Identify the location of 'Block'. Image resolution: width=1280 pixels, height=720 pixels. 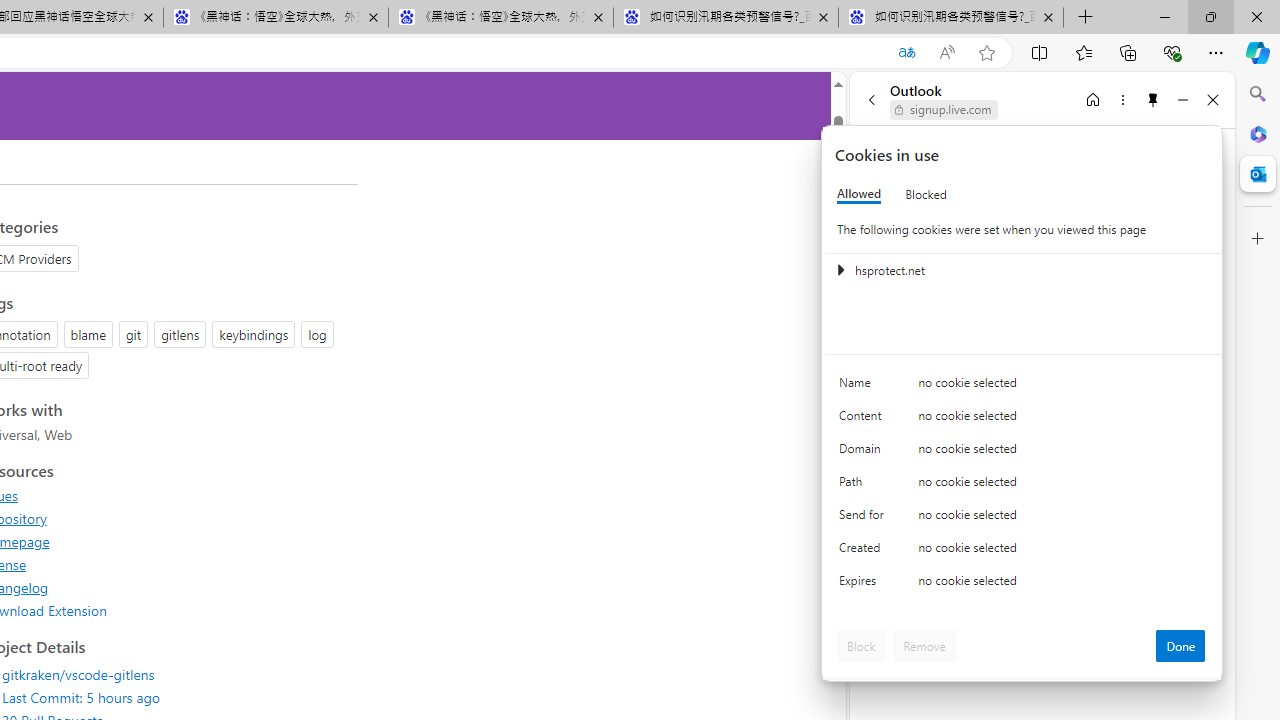
(861, 645).